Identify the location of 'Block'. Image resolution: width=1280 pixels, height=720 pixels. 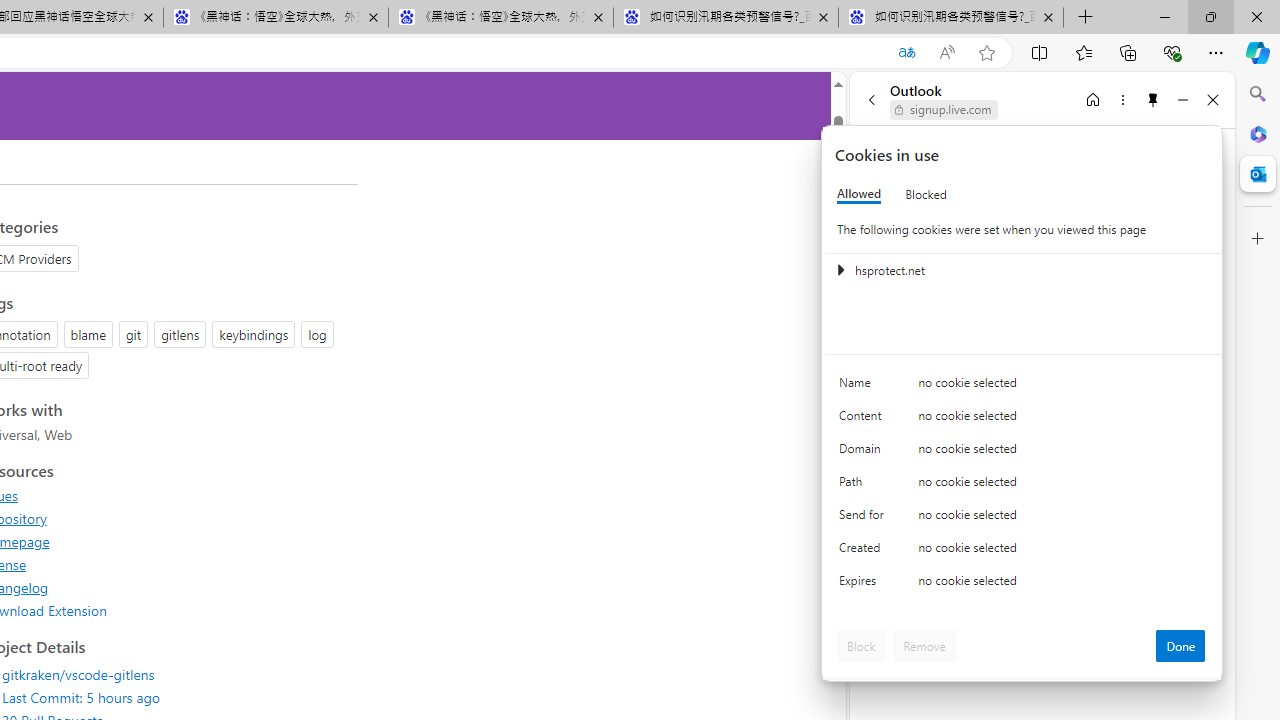
(861, 645).